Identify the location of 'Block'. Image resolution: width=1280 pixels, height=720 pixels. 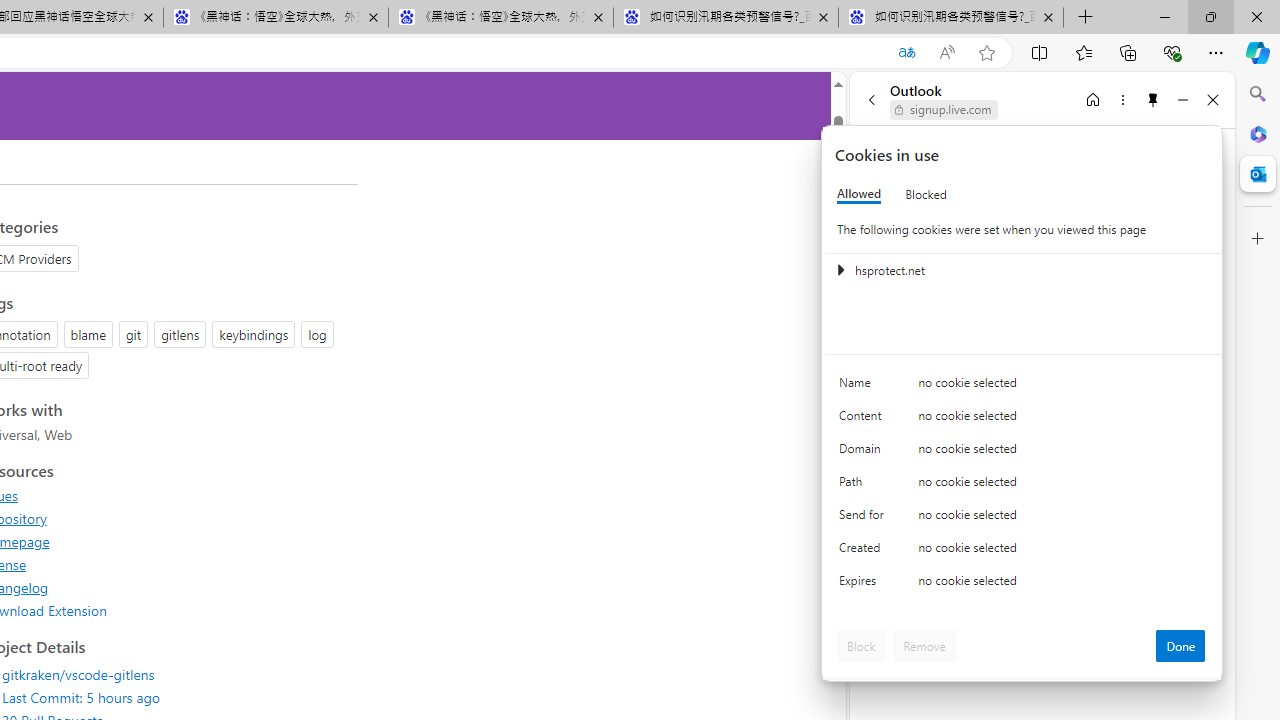
(861, 645).